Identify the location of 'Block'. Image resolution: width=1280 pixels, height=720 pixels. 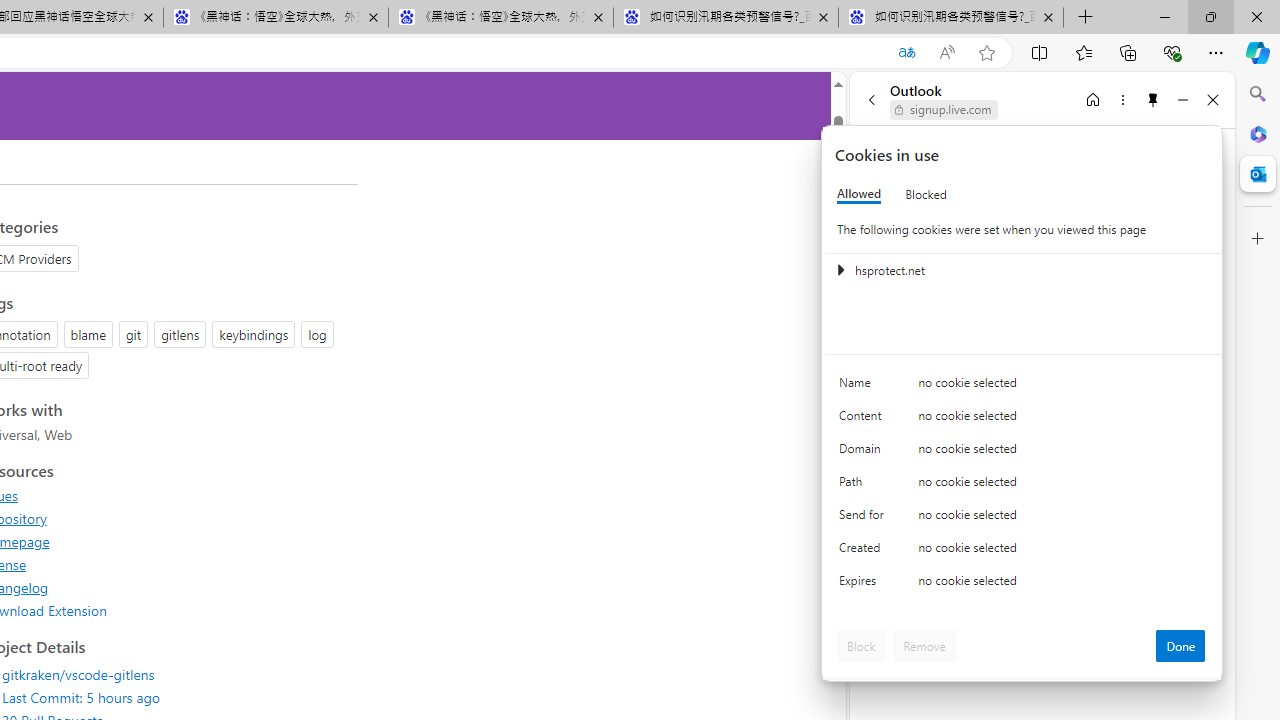
(861, 645).